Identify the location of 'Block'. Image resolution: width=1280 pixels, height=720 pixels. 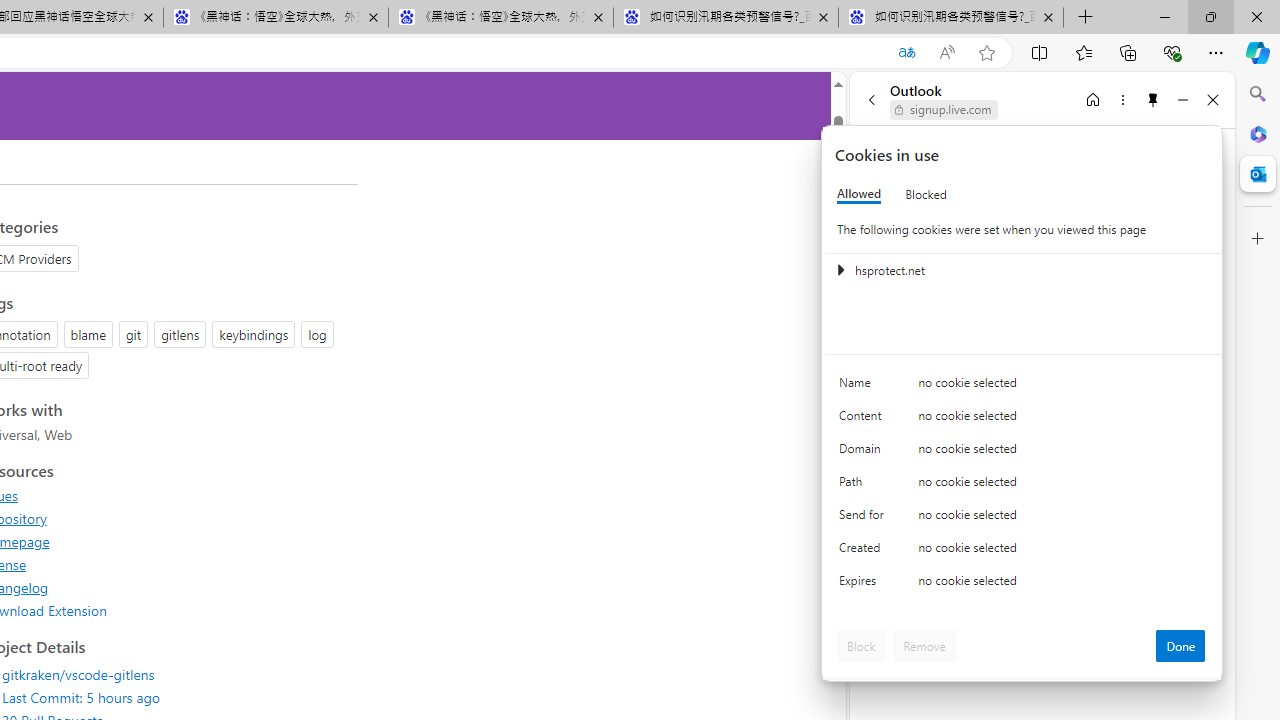
(861, 645).